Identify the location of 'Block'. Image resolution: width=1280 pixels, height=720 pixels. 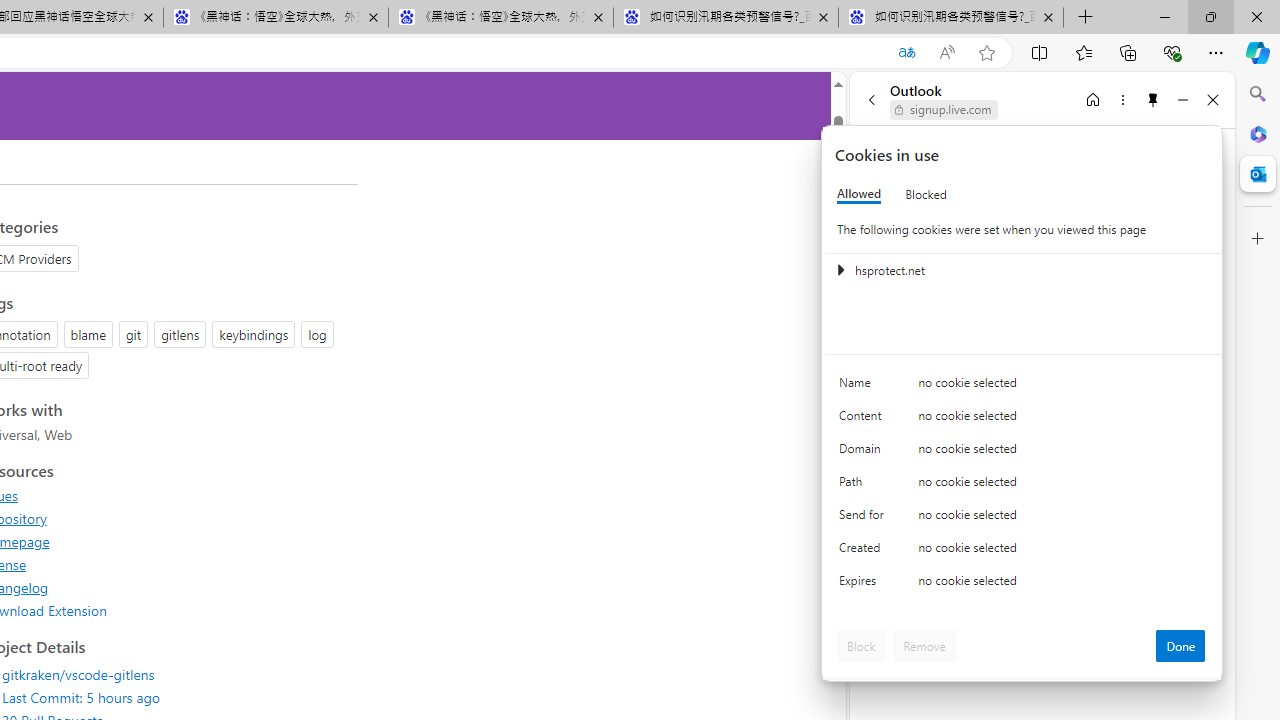
(861, 645).